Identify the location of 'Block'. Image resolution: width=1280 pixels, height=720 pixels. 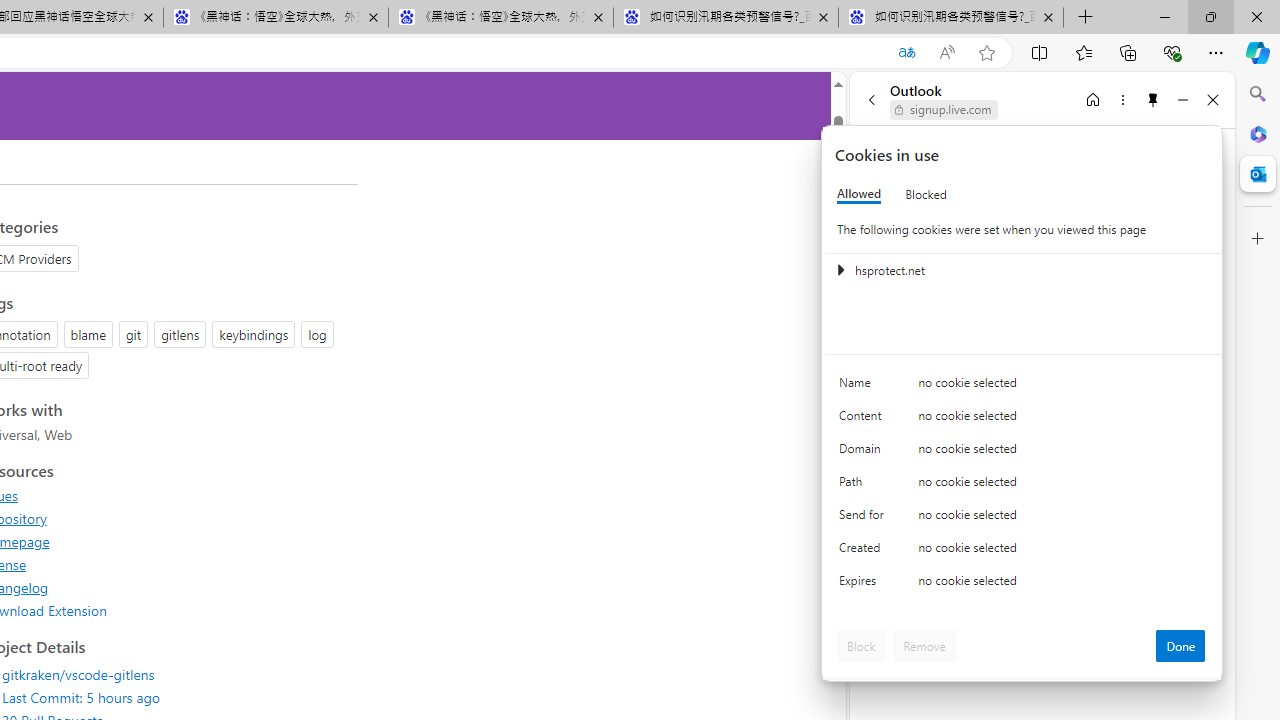
(861, 645).